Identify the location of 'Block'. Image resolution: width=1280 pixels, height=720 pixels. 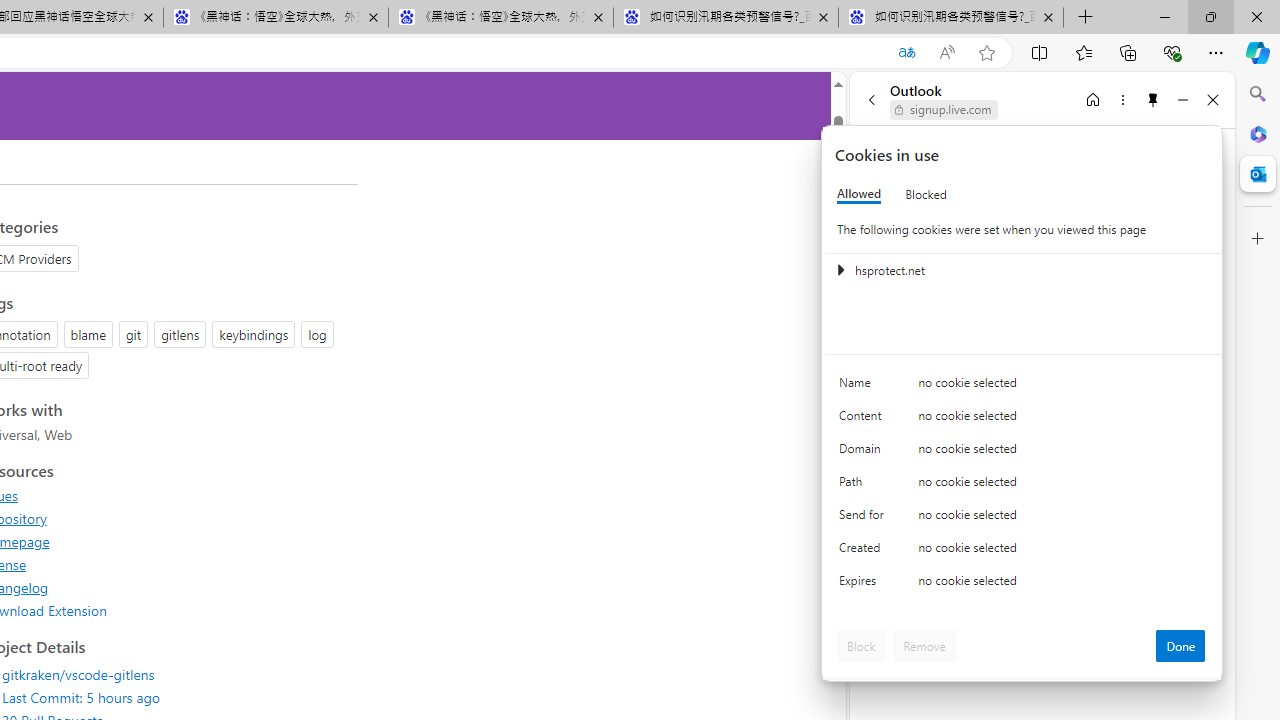
(861, 645).